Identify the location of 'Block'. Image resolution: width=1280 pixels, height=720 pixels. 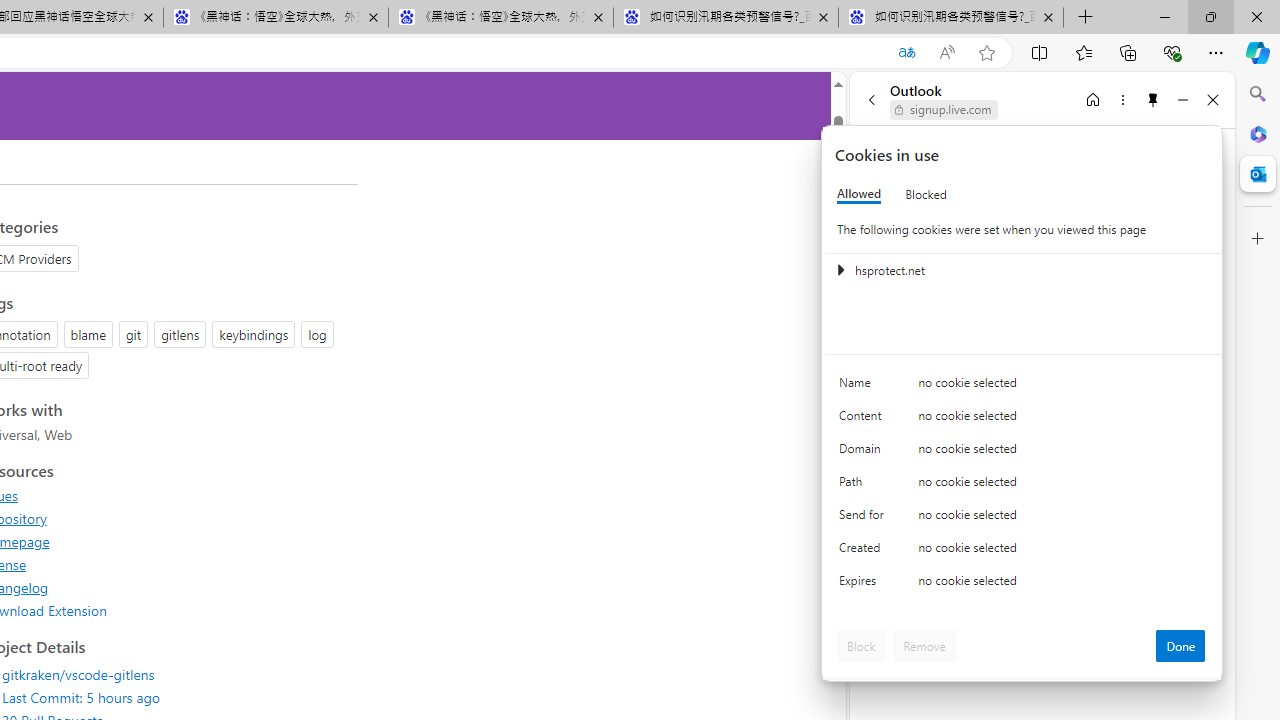
(861, 645).